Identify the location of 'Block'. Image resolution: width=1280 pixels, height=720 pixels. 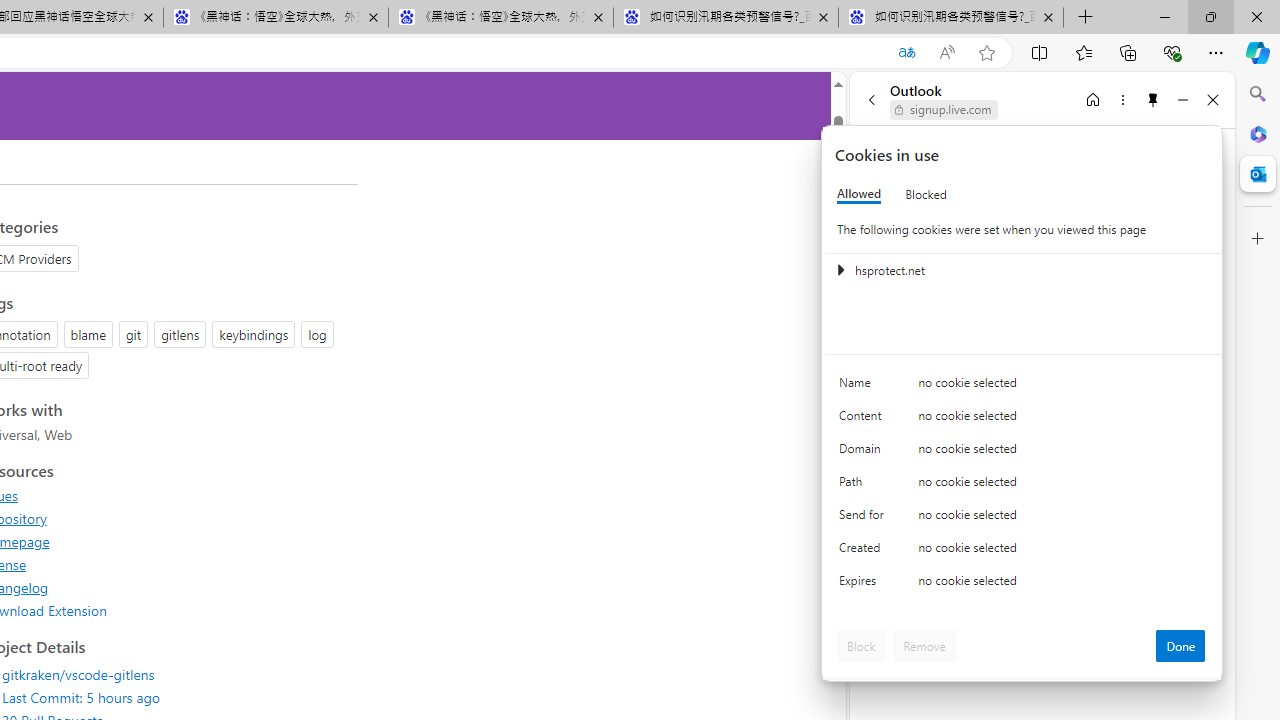
(861, 645).